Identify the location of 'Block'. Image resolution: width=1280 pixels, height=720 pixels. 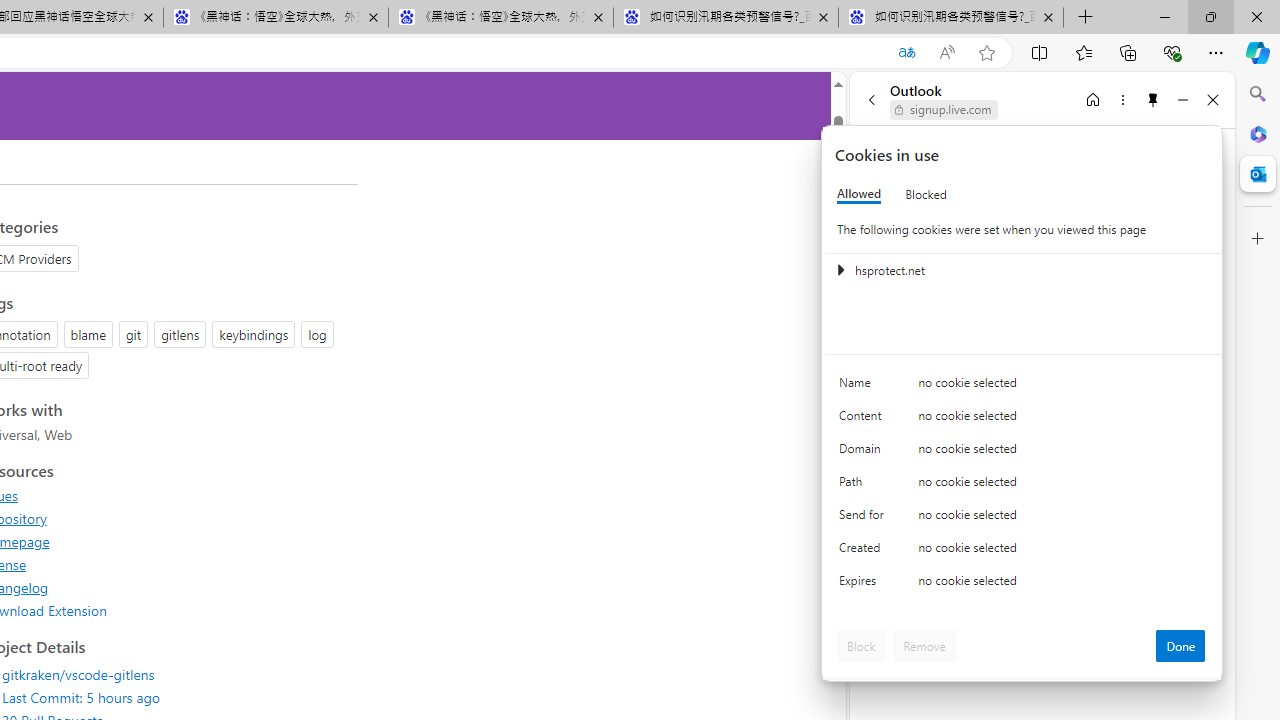
(861, 645).